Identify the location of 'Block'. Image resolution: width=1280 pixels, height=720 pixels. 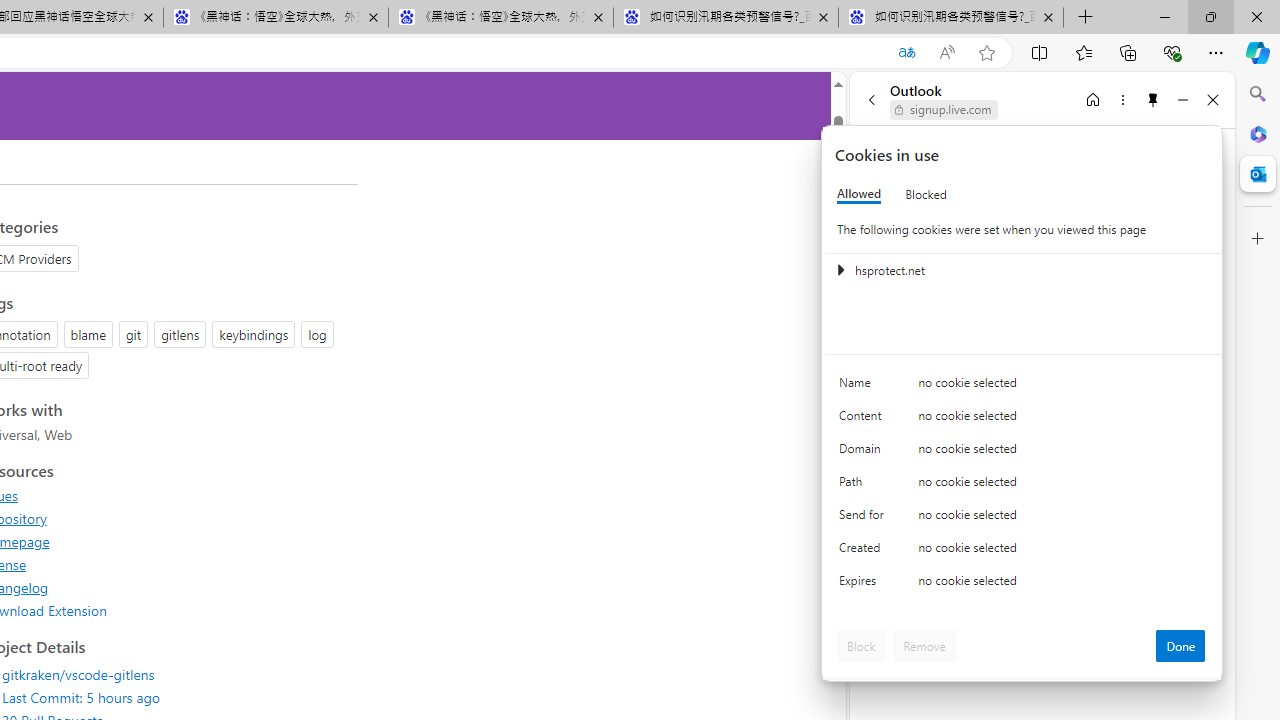
(861, 645).